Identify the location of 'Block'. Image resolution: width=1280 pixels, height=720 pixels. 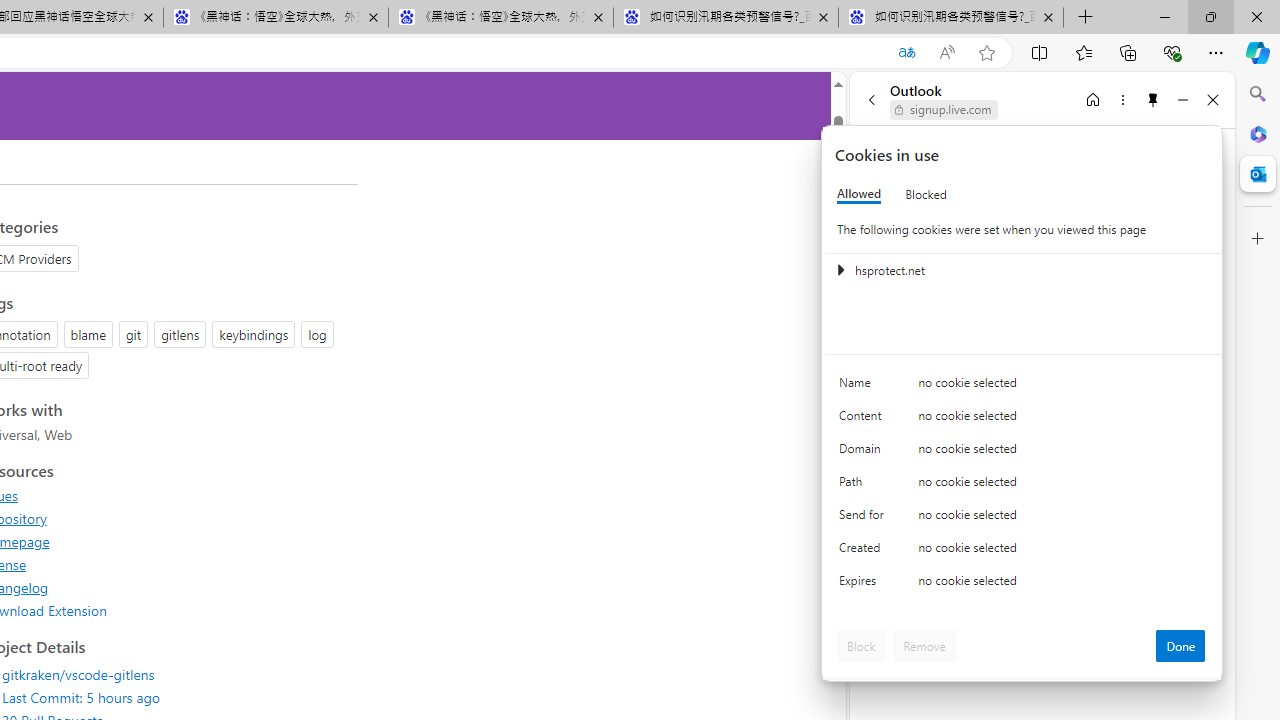
(861, 645).